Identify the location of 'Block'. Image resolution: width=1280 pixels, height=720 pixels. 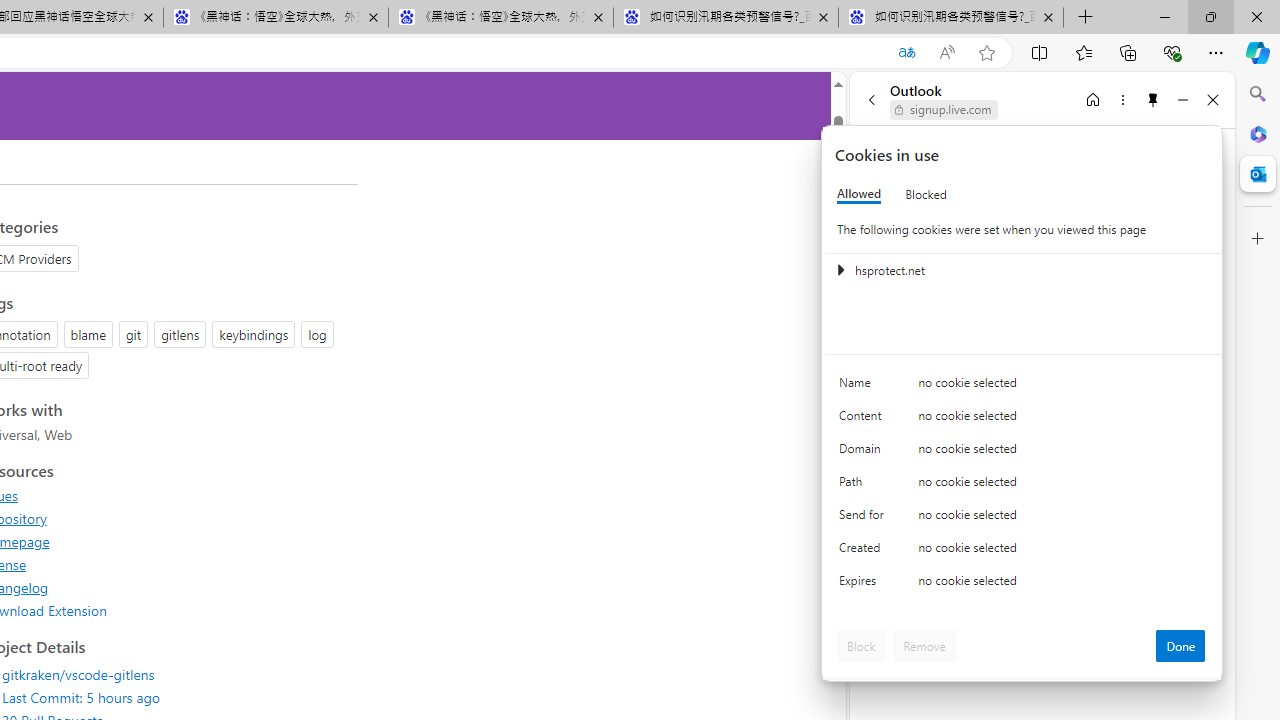
(861, 645).